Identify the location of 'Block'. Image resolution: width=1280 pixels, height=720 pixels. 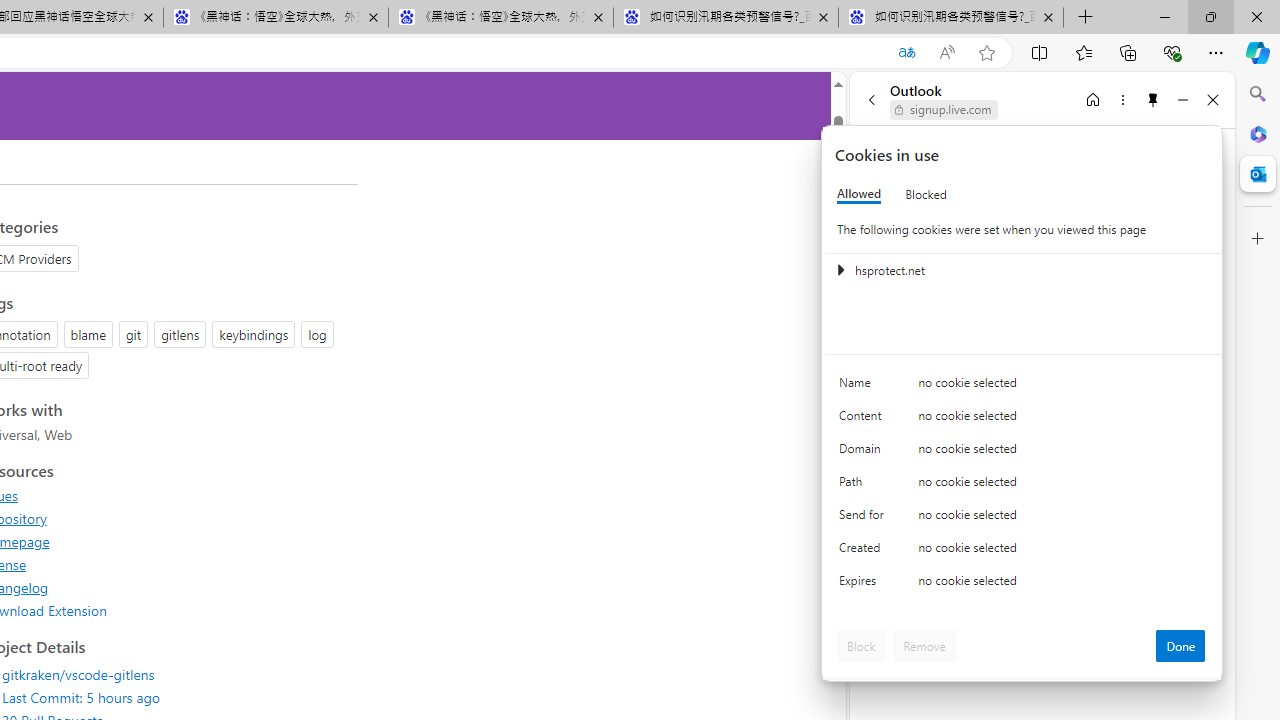
(861, 645).